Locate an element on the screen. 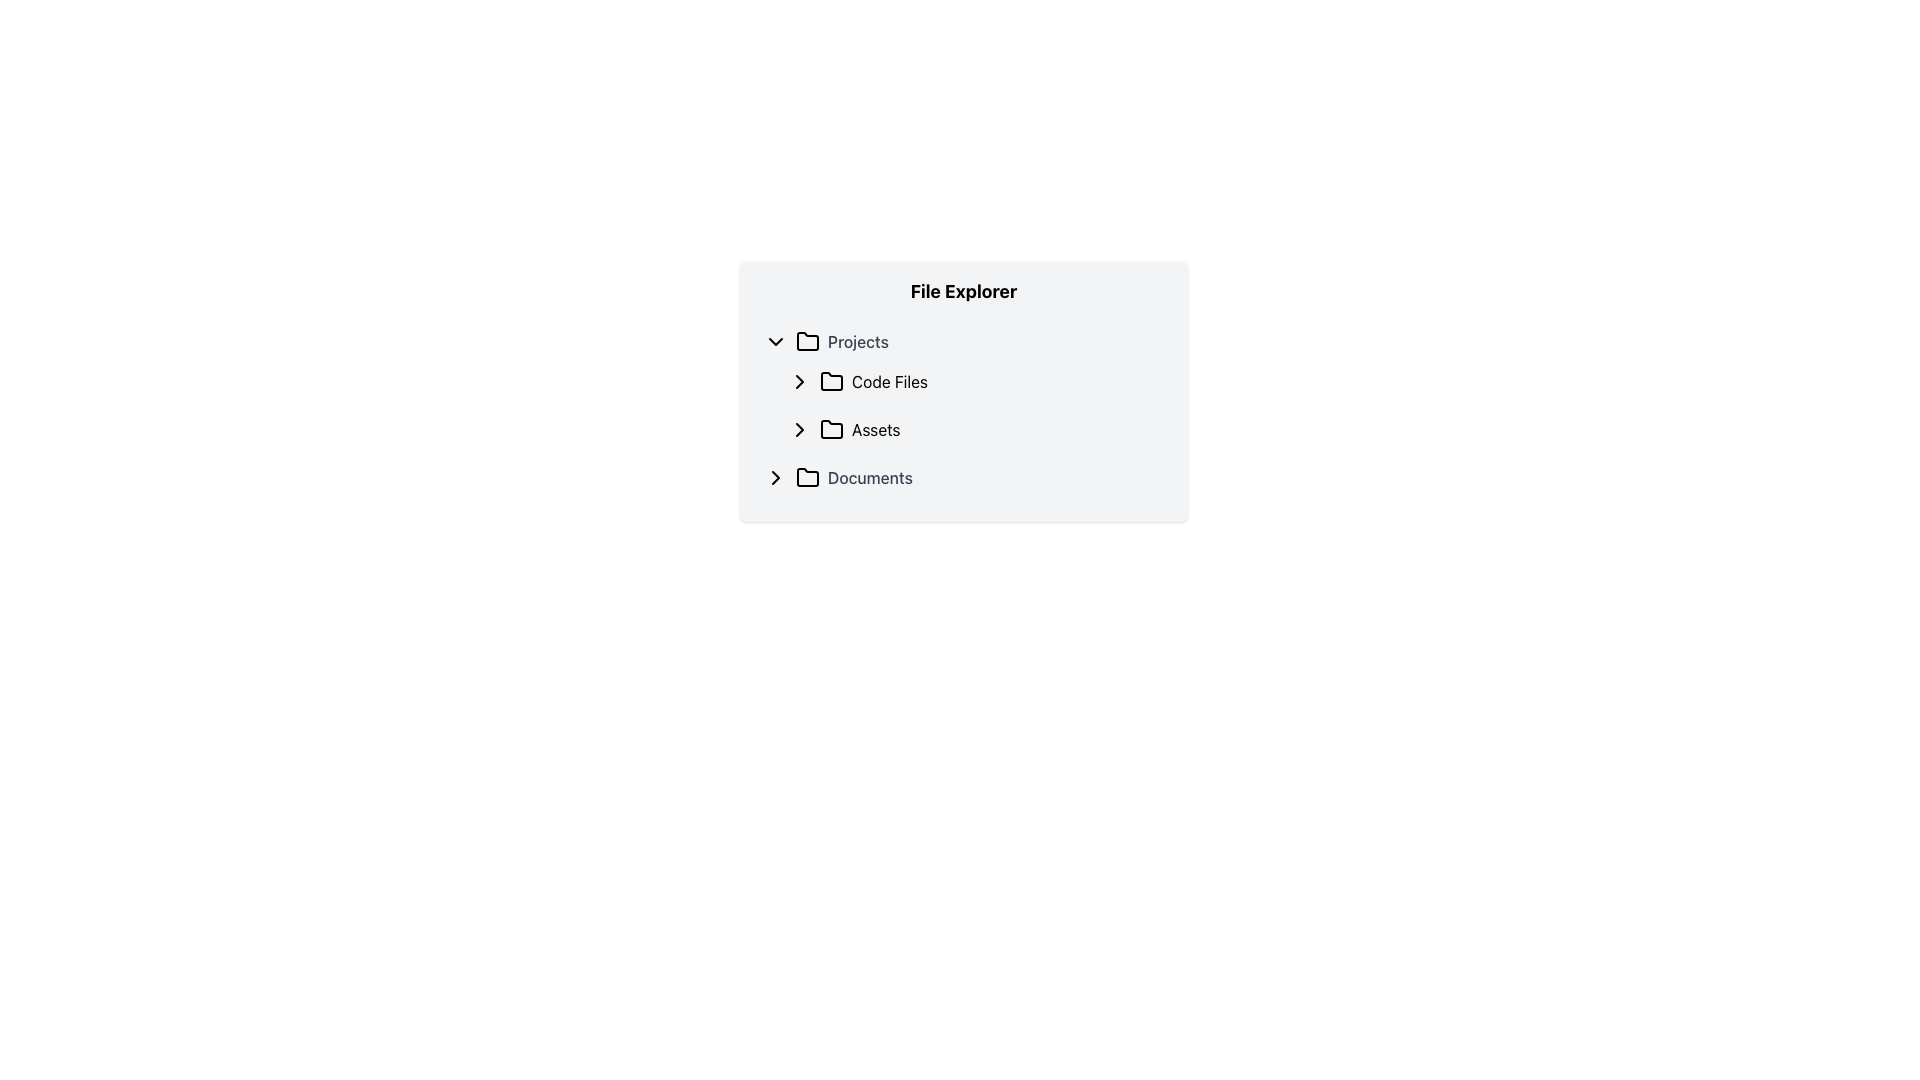  the folder icon located under the 'Projects' section in the file explorer panel, which is positioned to the left of the 'Projects' label and to the right of a downward-pointing chevron icon is located at coordinates (807, 341).